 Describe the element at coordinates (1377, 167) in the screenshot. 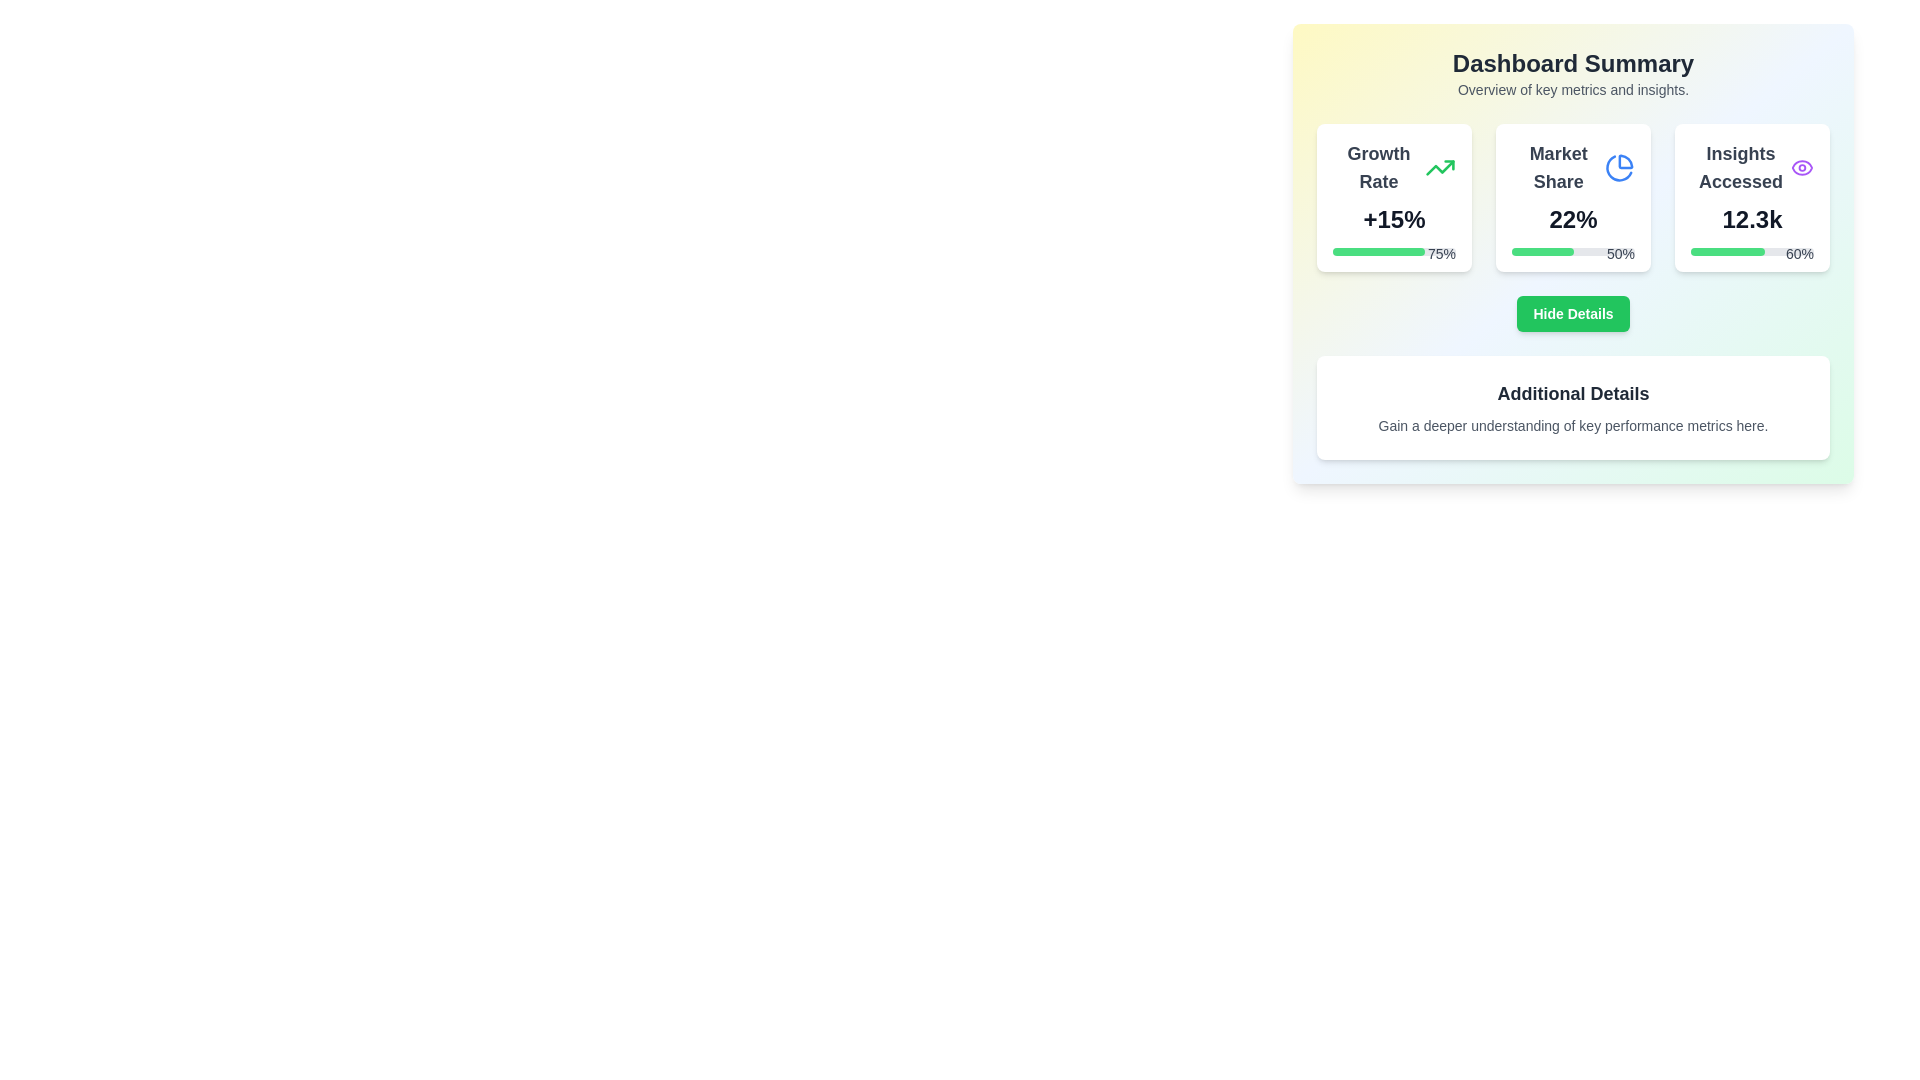

I see `the 'Growth Rate' text label located at the top-left corner of a card-like structure in the main dashboard area` at that location.